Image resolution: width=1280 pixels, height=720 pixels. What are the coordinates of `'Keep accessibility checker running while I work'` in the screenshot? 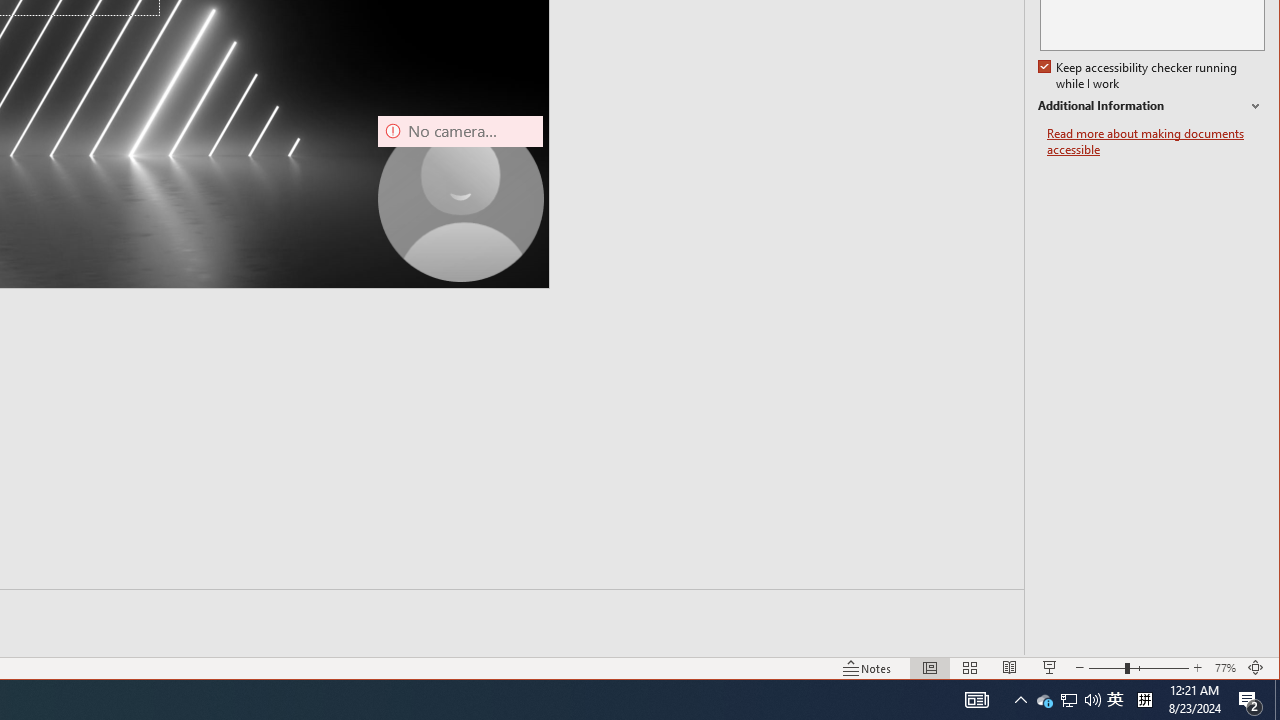 It's located at (1139, 75).